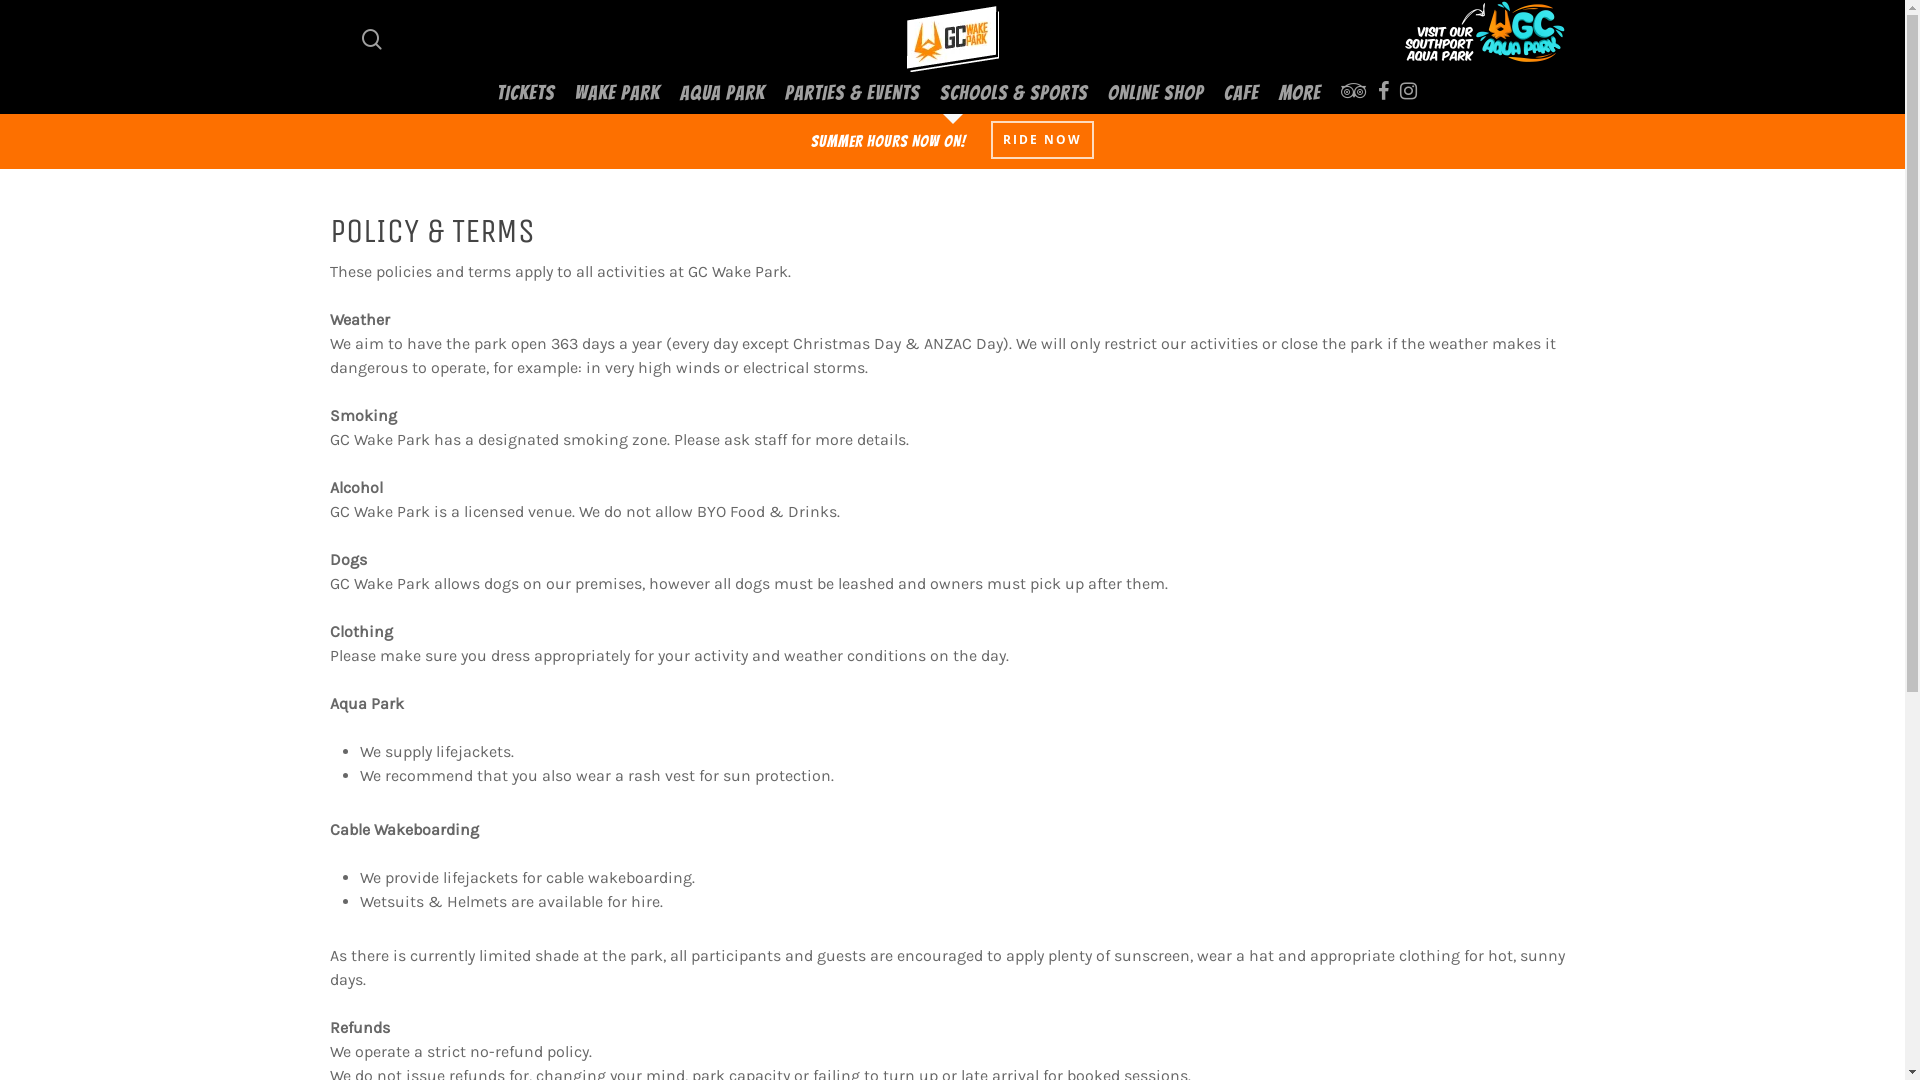 The image size is (1920, 1080). What do you see at coordinates (1240, 92) in the screenshot?
I see `'CAFE'` at bounding box center [1240, 92].